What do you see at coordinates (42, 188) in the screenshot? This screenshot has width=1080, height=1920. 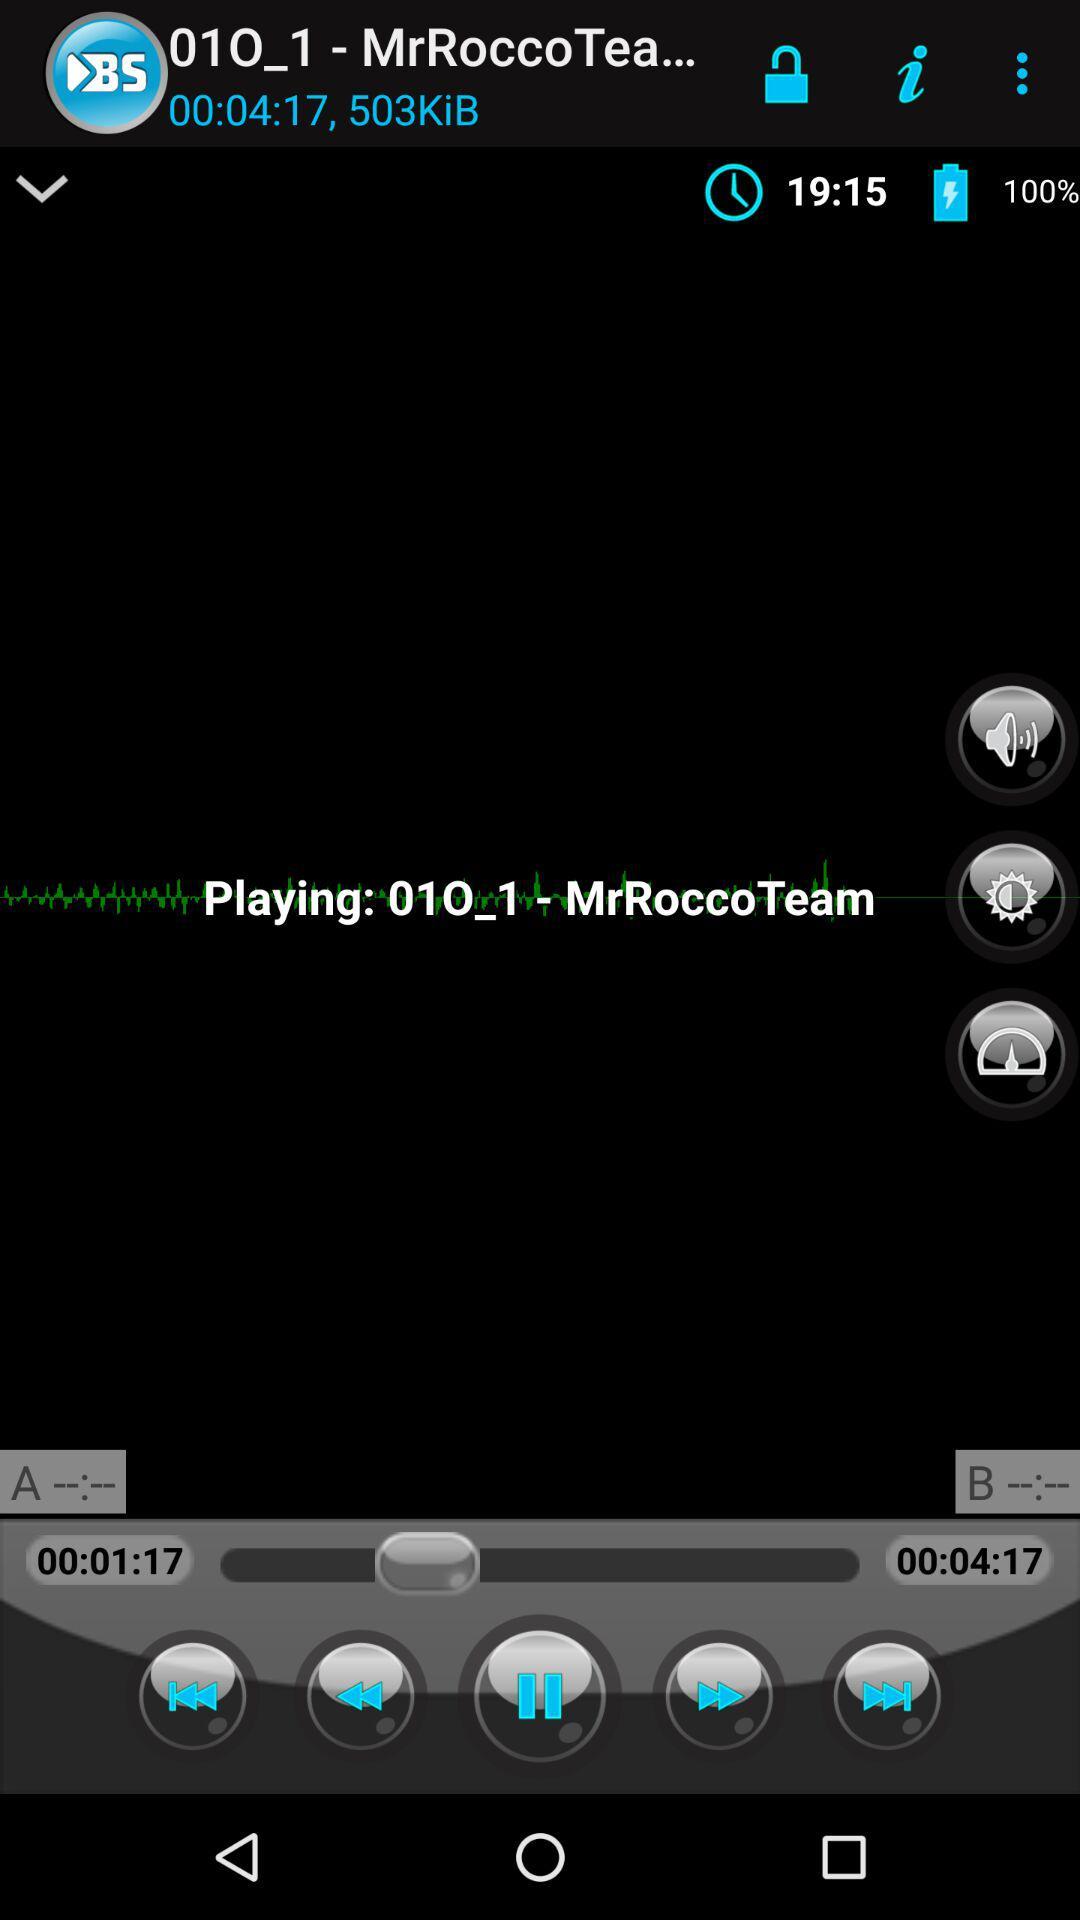 I see `the expand_more icon` at bounding box center [42, 188].